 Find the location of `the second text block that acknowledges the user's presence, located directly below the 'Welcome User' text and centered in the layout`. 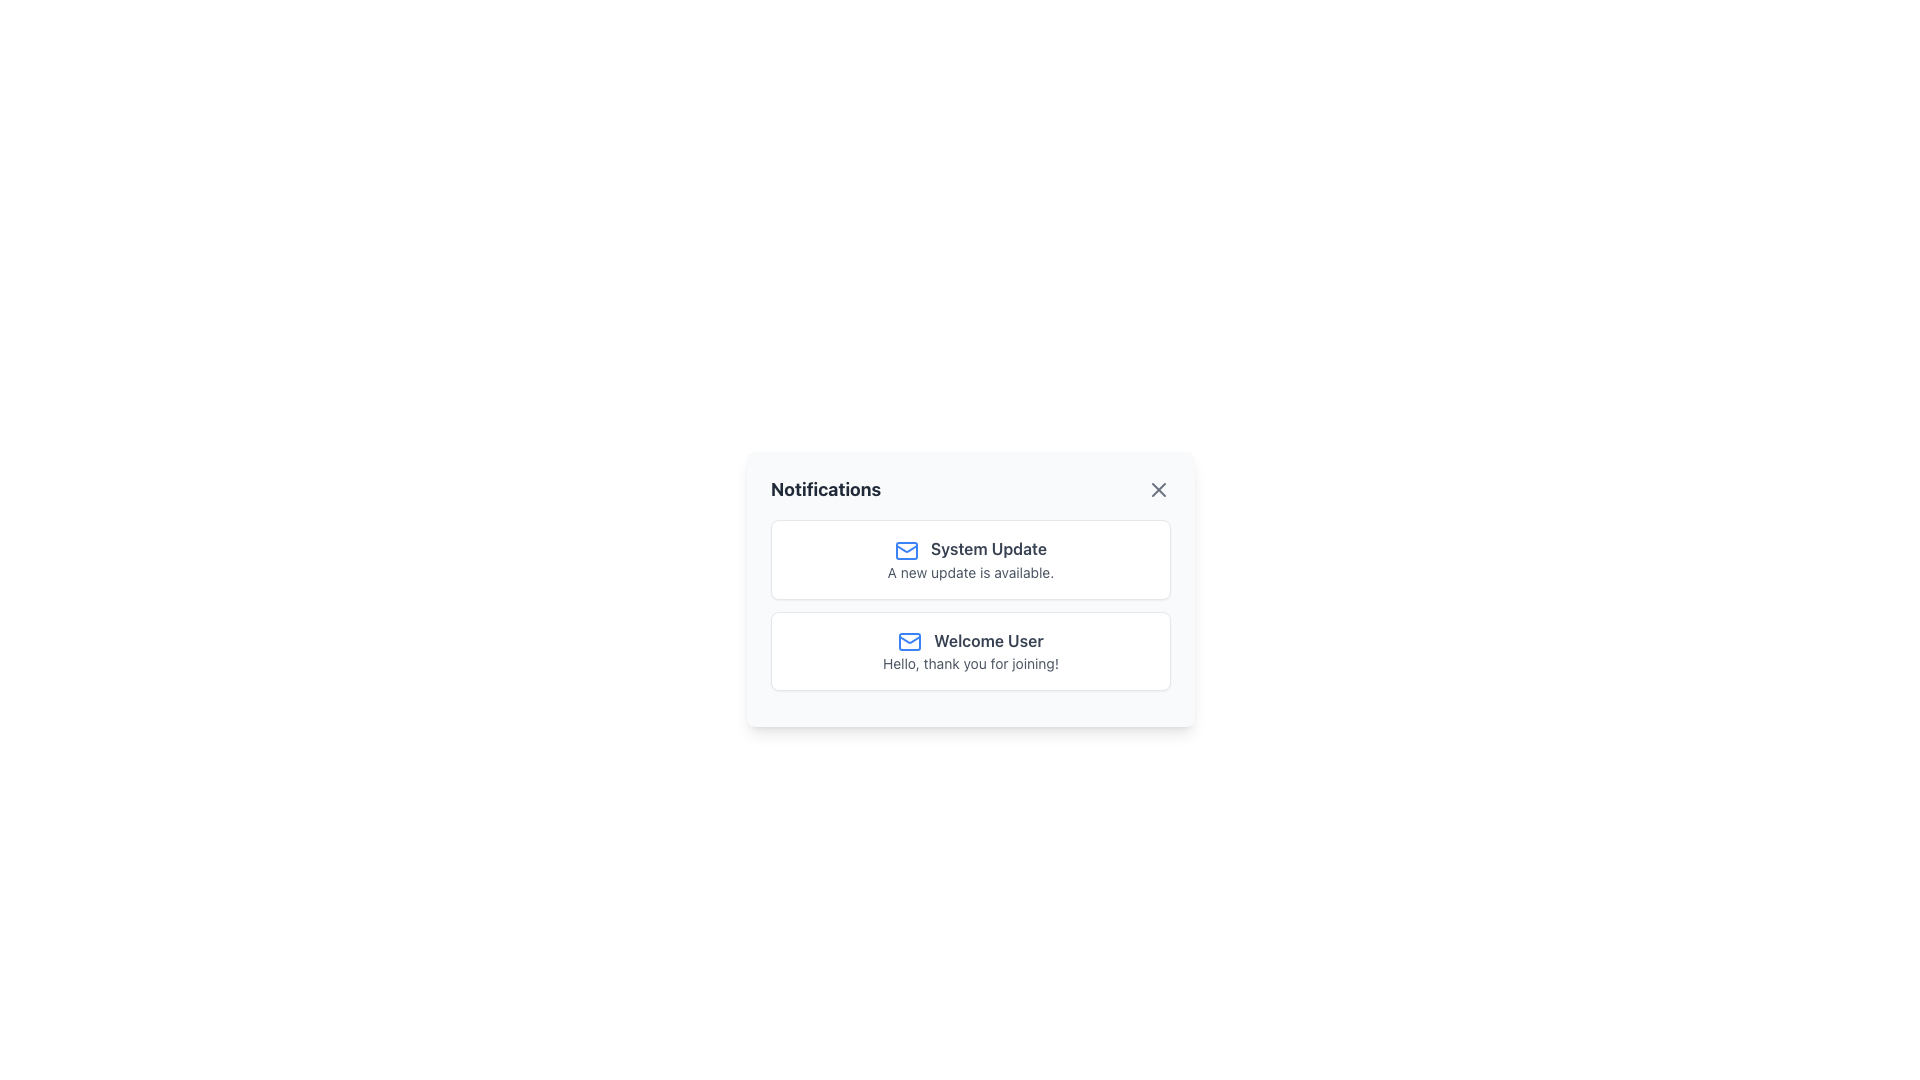

the second text block that acknowledges the user's presence, located directly below the 'Welcome User' text and centered in the layout is located at coordinates (970, 663).